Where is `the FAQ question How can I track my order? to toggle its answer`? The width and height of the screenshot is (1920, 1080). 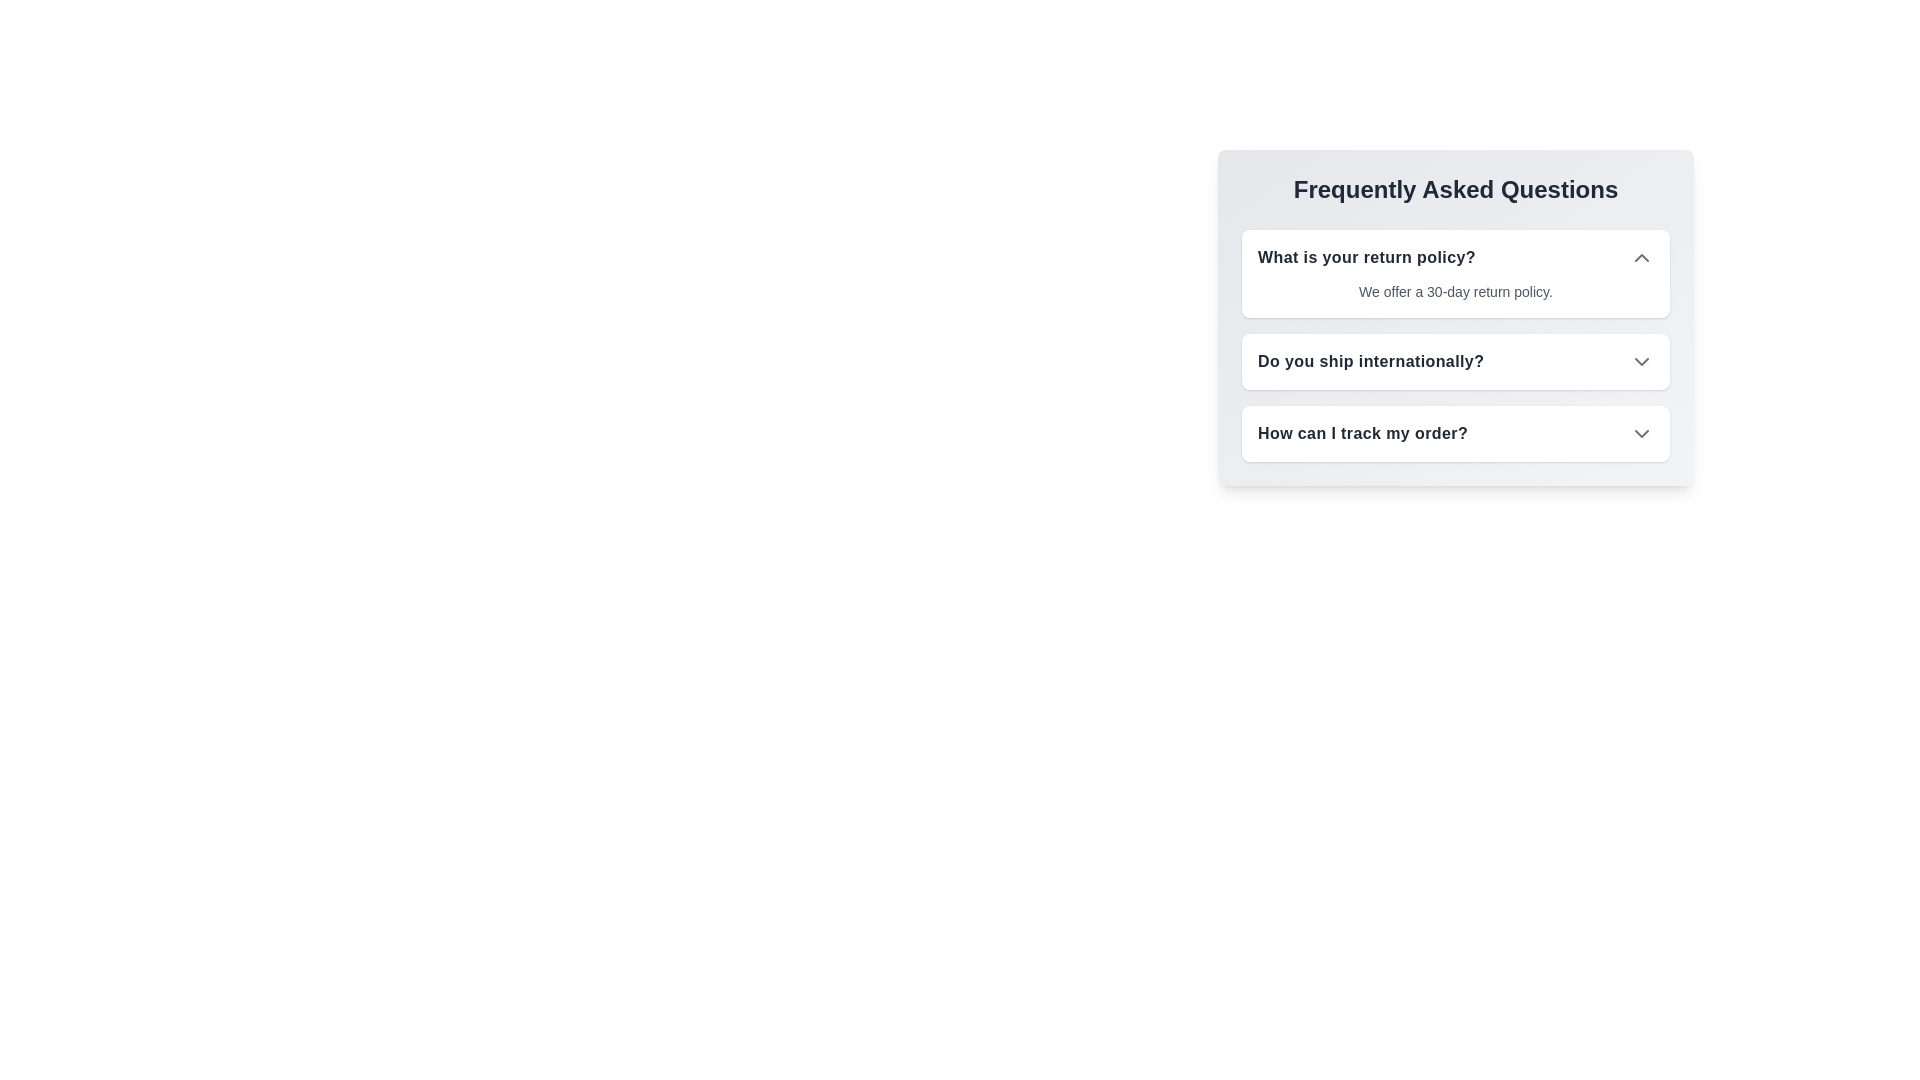 the FAQ question How can I track my order? to toggle its answer is located at coordinates (1641, 433).